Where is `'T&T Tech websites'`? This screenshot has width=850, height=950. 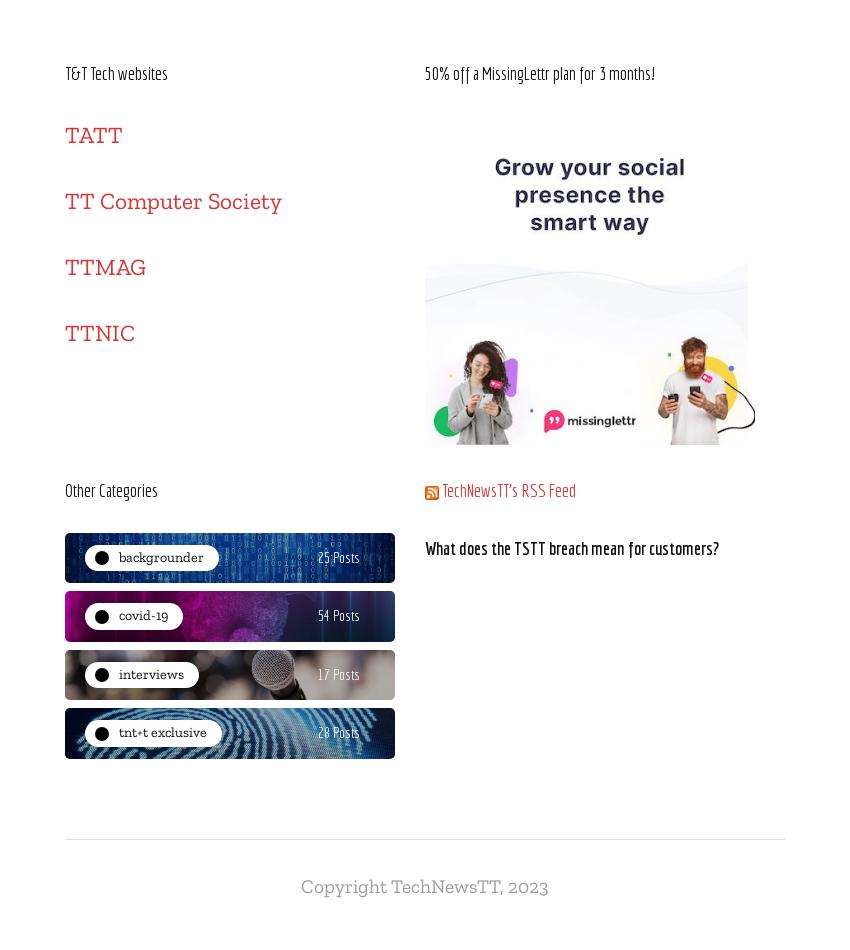
'T&T Tech websites' is located at coordinates (115, 72).